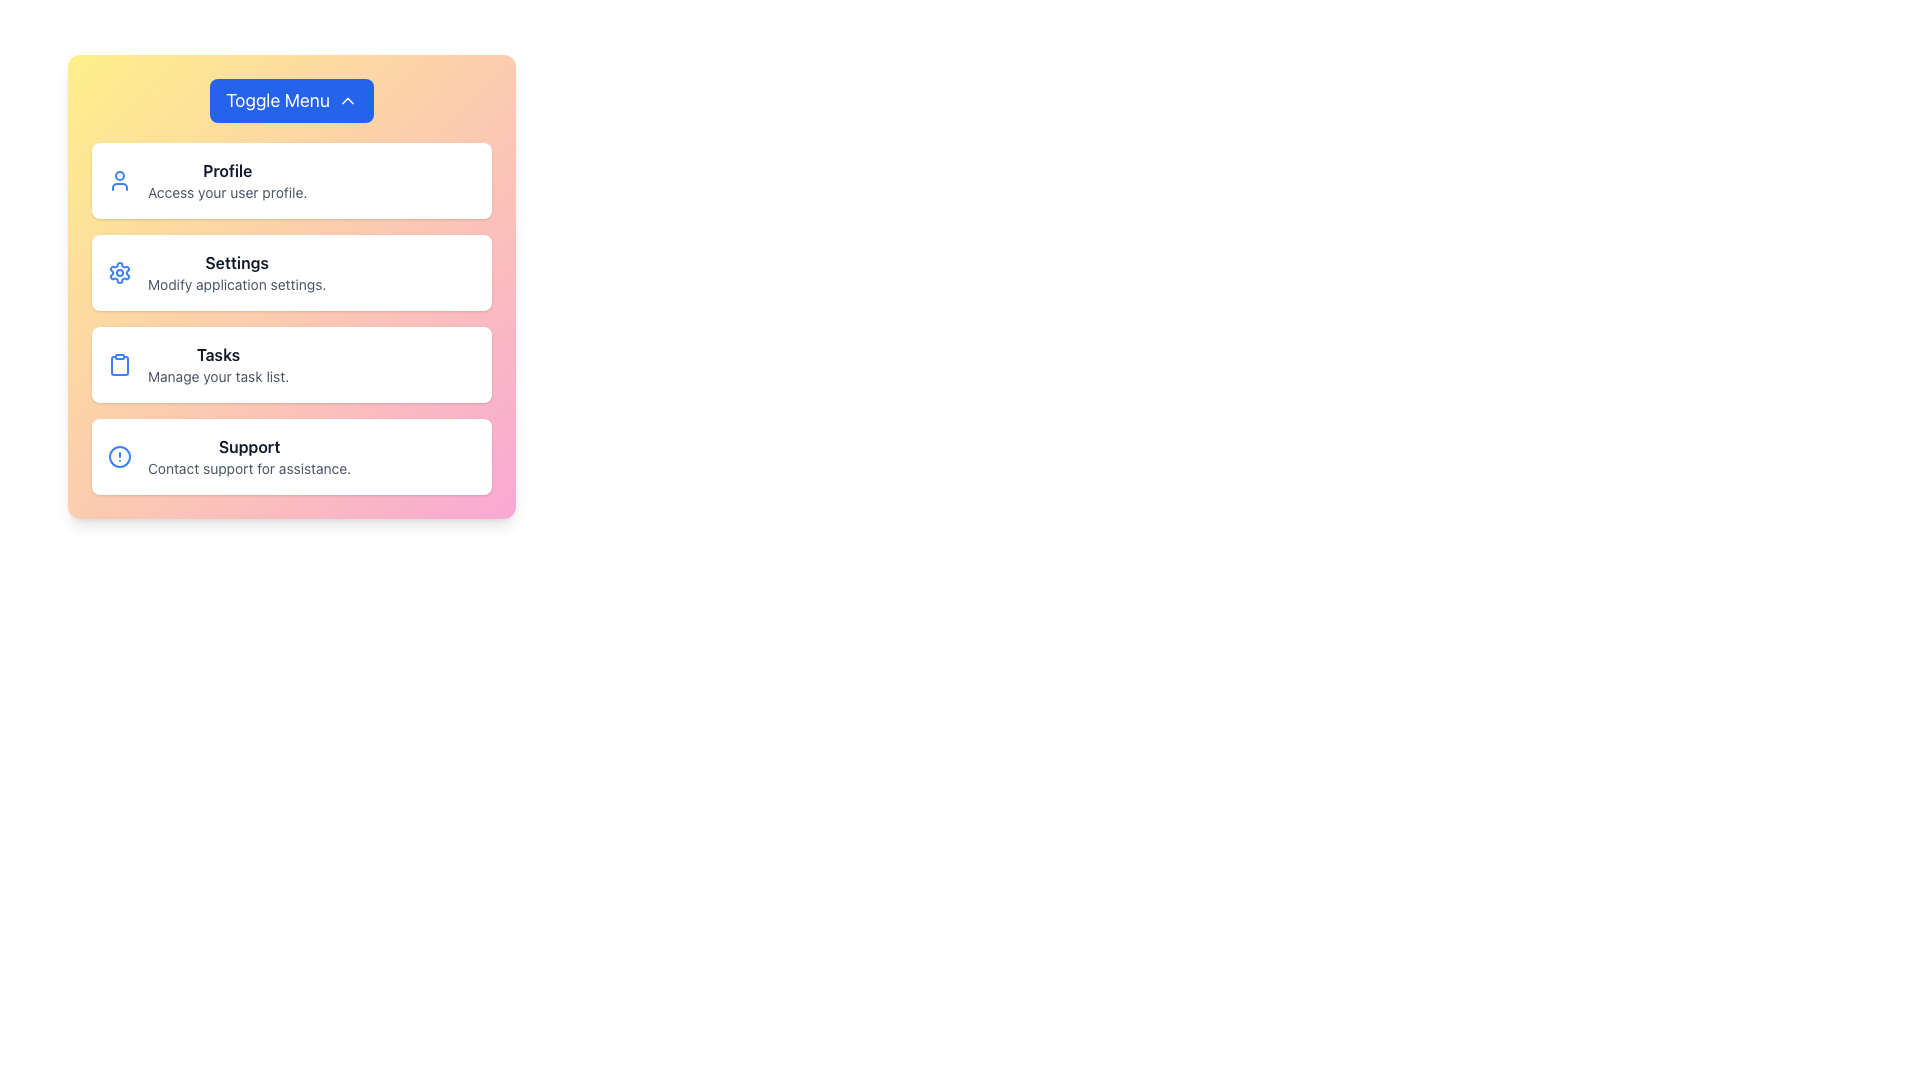  Describe the element at coordinates (248, 469) in the screenshot. I see `the text block displaying 'Contact support for assistance.' which is styled in gray and positioned below 'Support'` at that location.